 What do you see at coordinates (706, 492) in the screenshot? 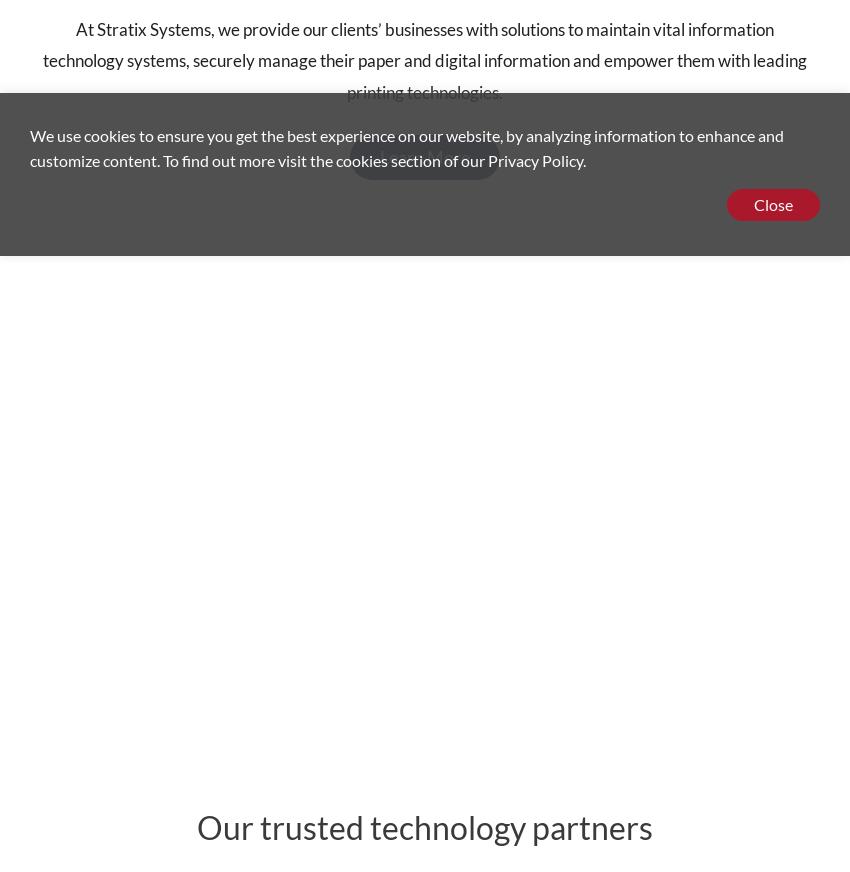
I see `'Careers'` at bounding box center [706, 492].